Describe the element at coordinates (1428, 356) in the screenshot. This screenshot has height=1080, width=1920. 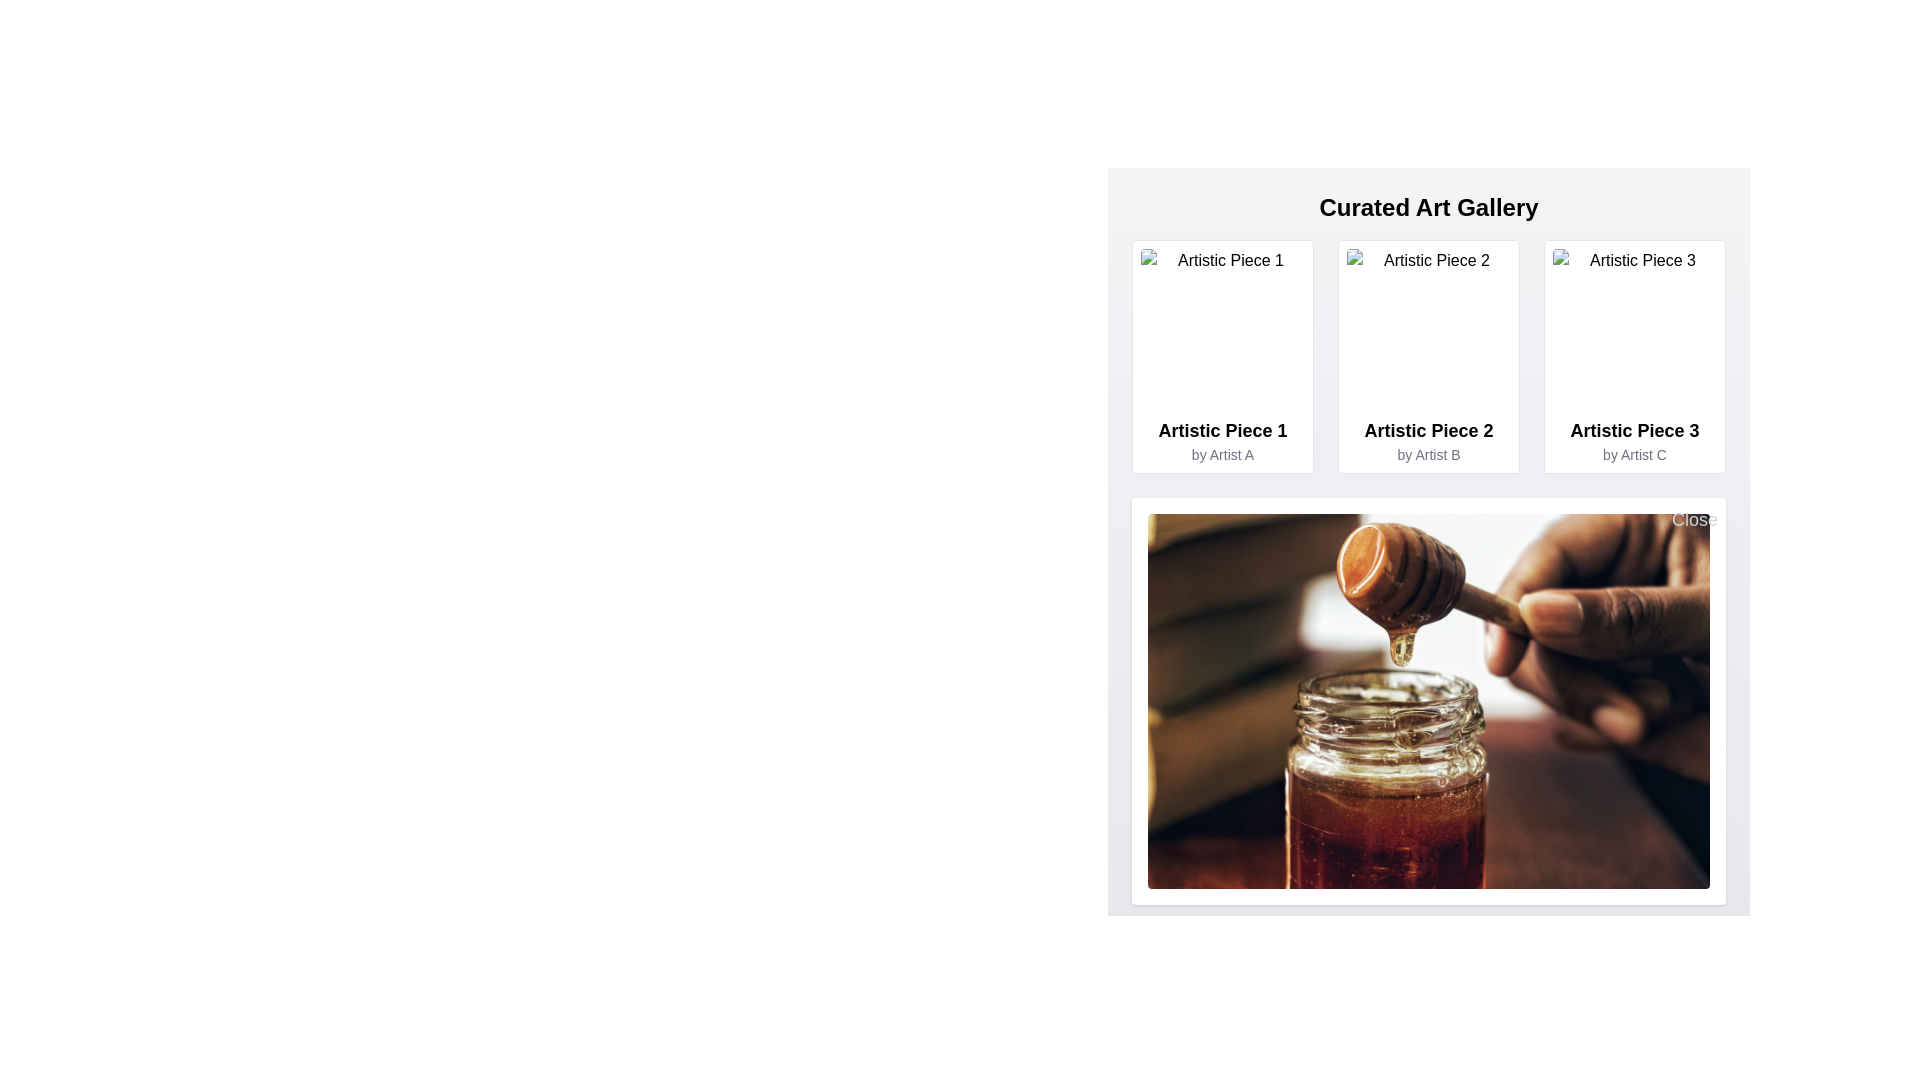
I see `the Interactive Card representing an individual artistic piece, located in the middle column of the first row of a three-column layout` at that location.